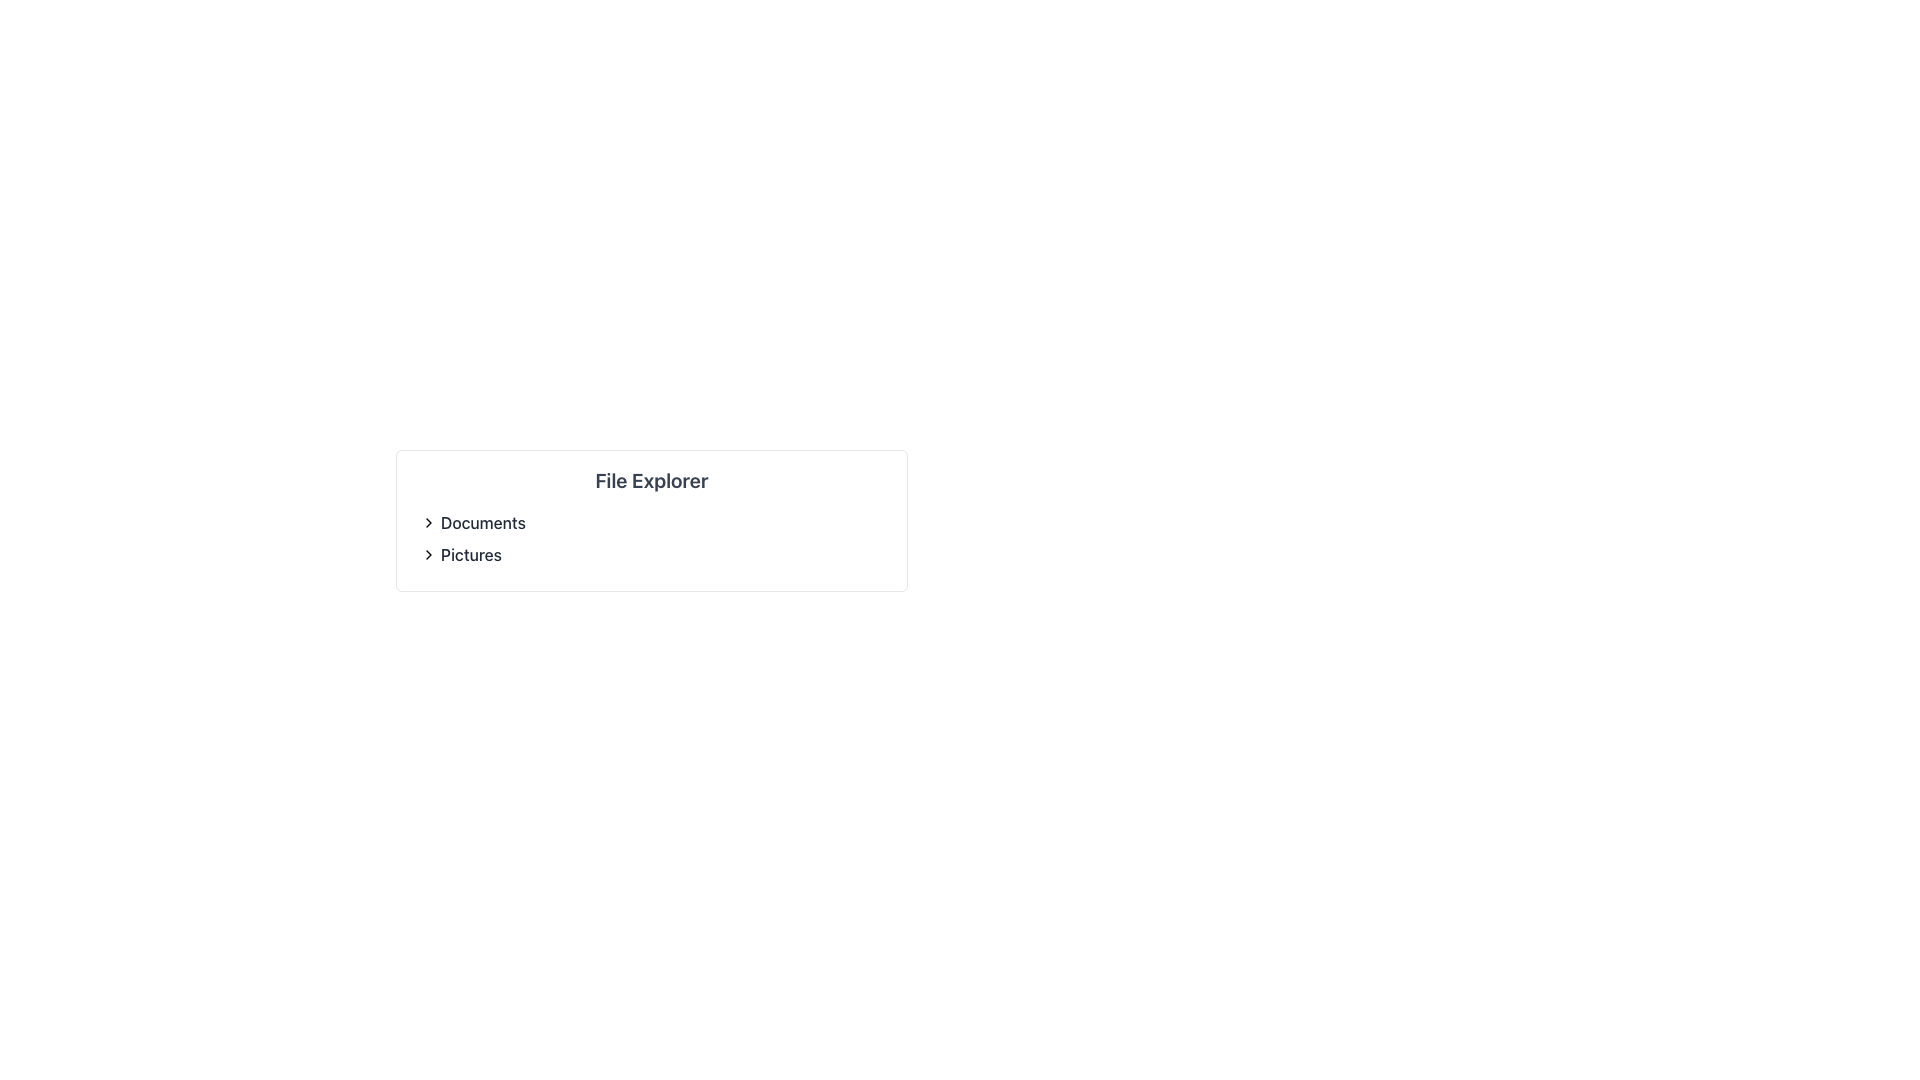 The image size is (1920, 1080). Describe the element at coordinates (652, 519) in the screenshot. I see `the 'File Explorer' card element, which is a rectangular box with rounded edges featuring a white background and a title in bold font` at that location.